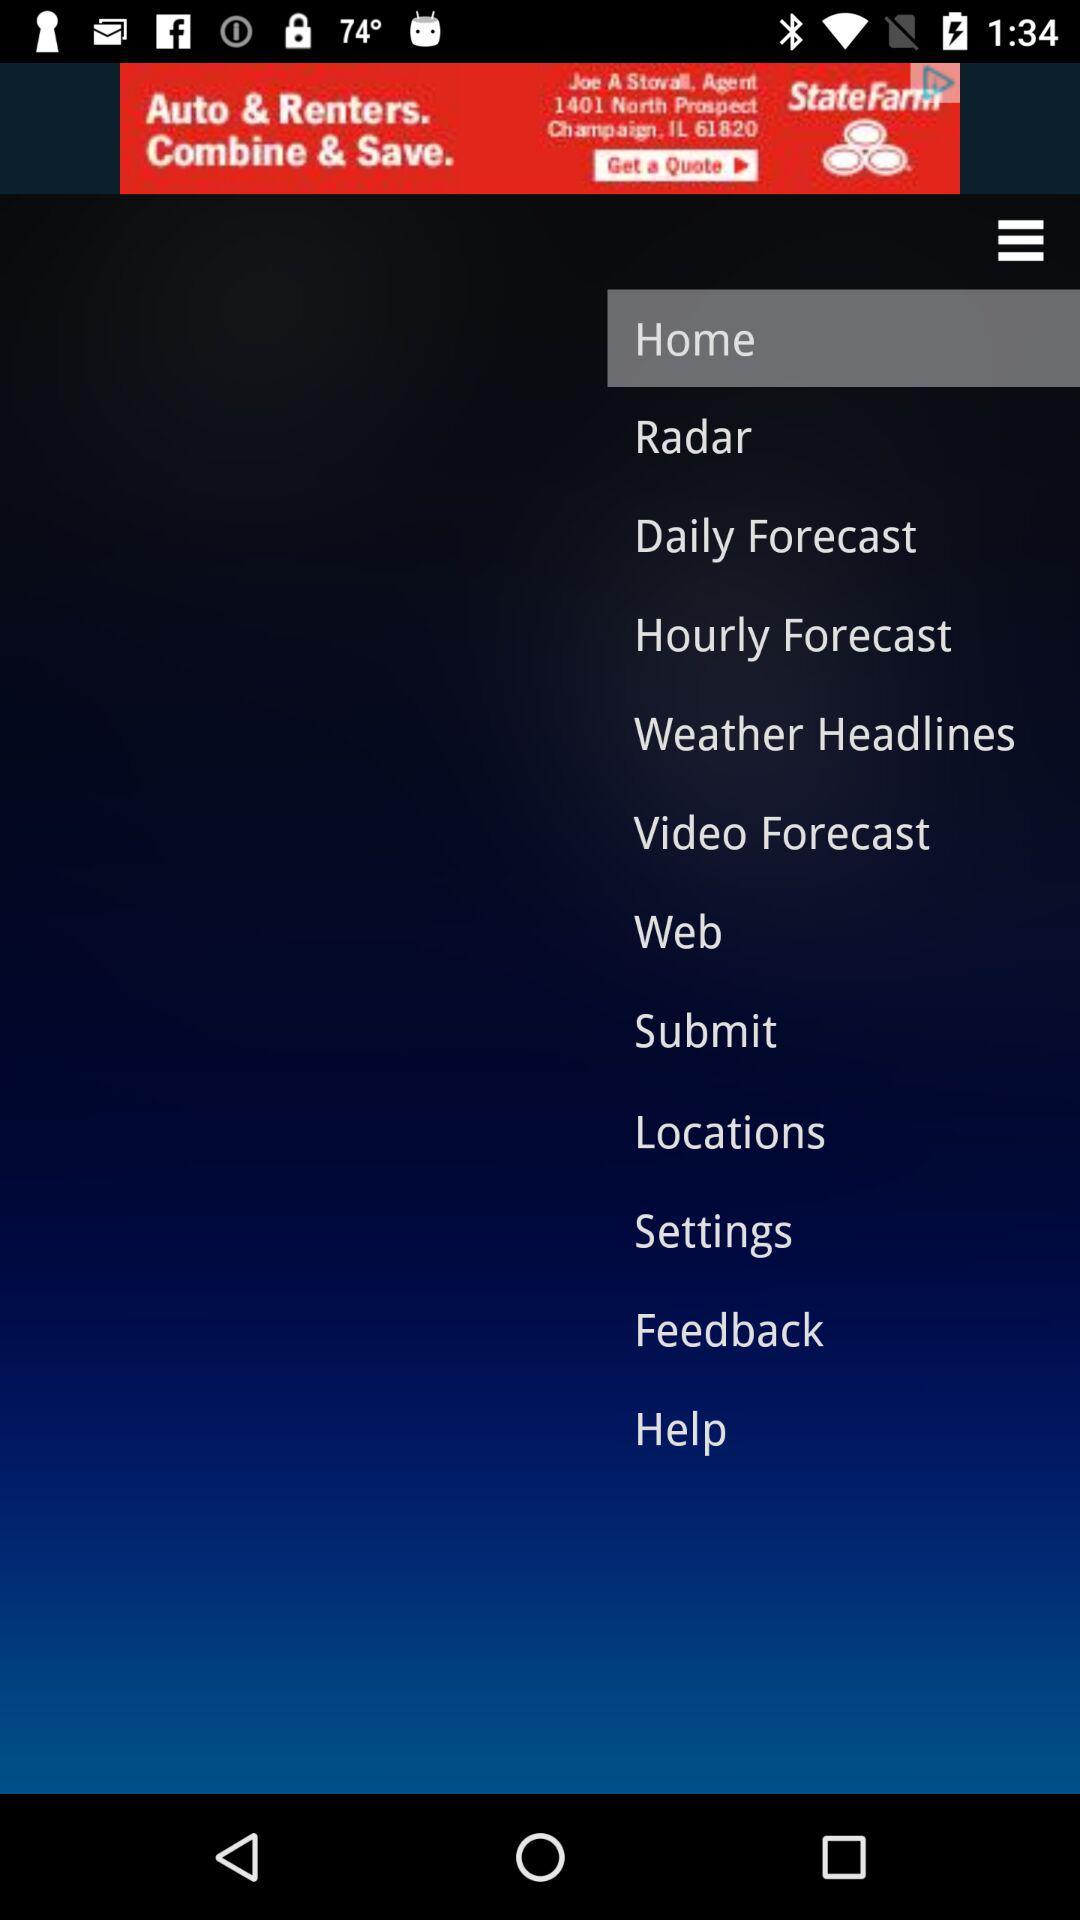 The image size is (1080, 1920). I want to click on its an advertisement, so click(540, 127).